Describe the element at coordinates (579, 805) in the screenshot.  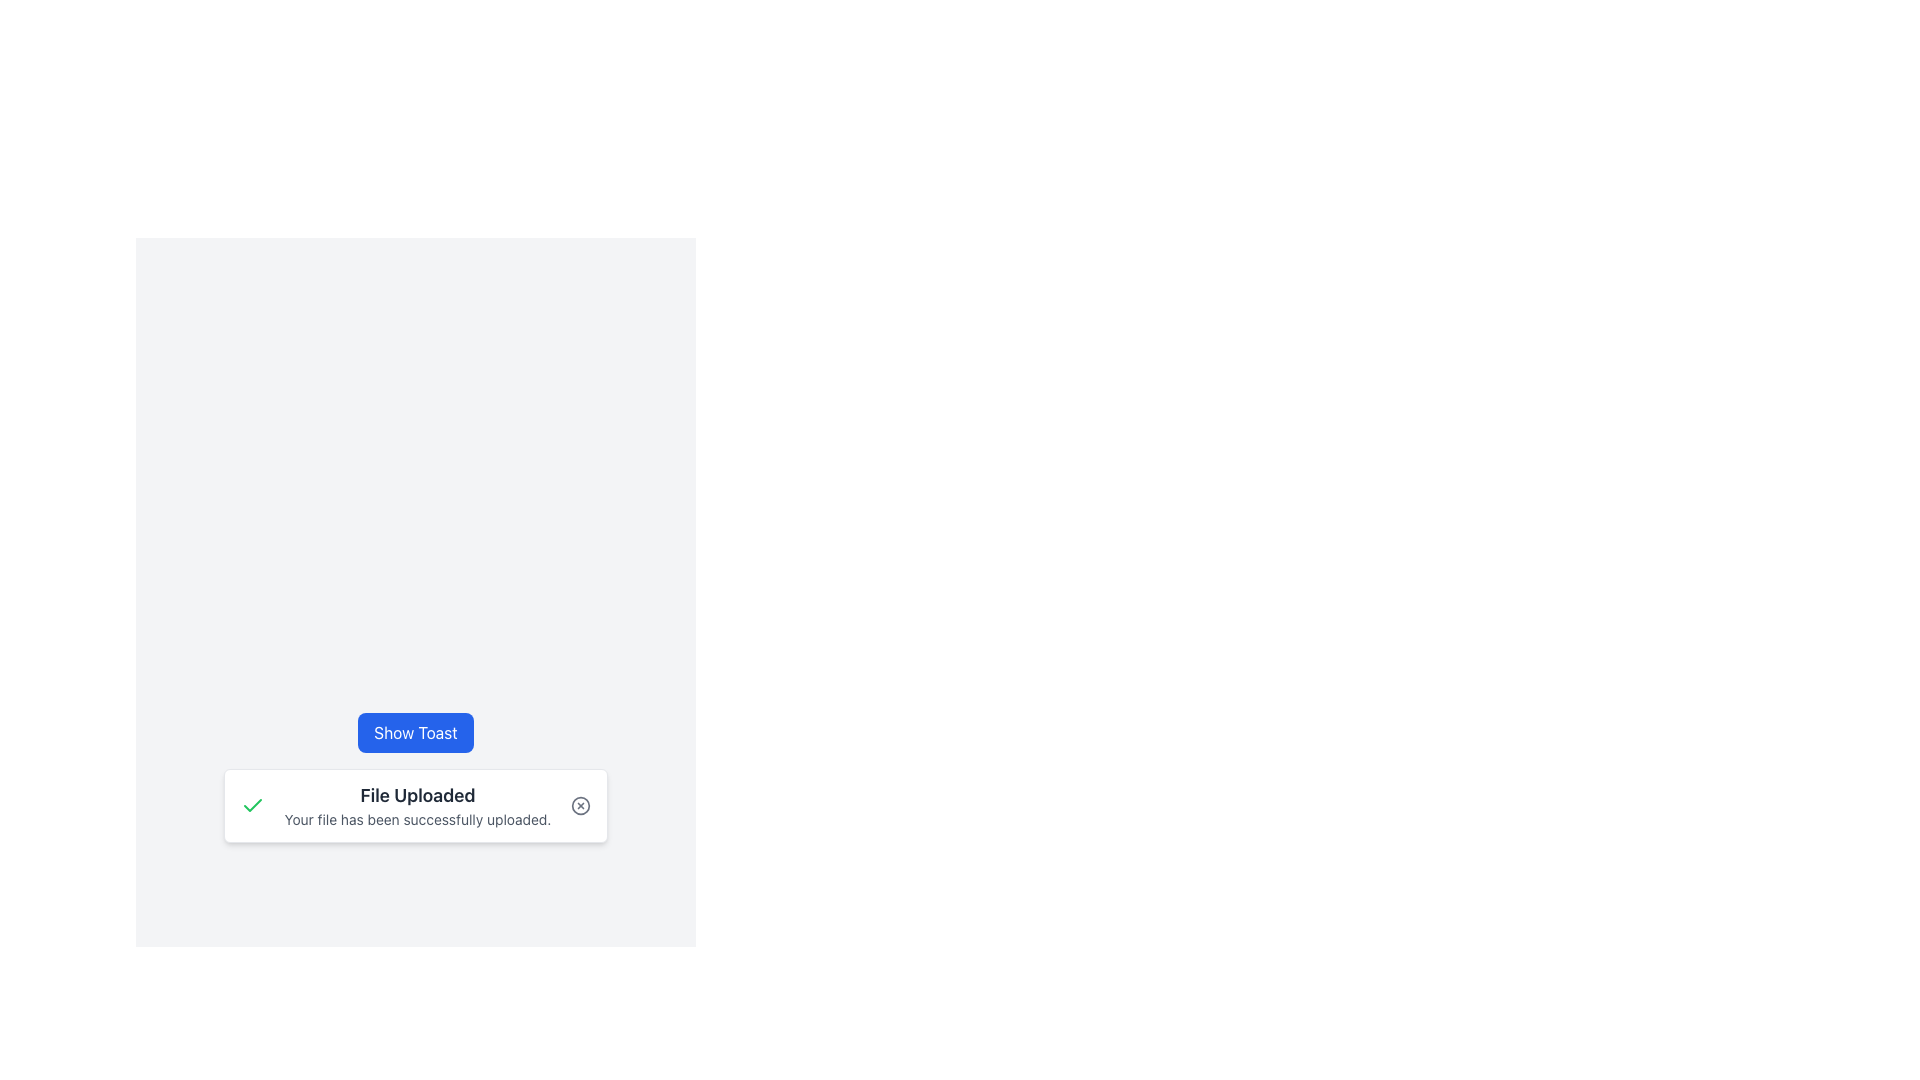
I see `the circular button with a stylized 'X' icon located in the top-right corner of the white card` at that location.